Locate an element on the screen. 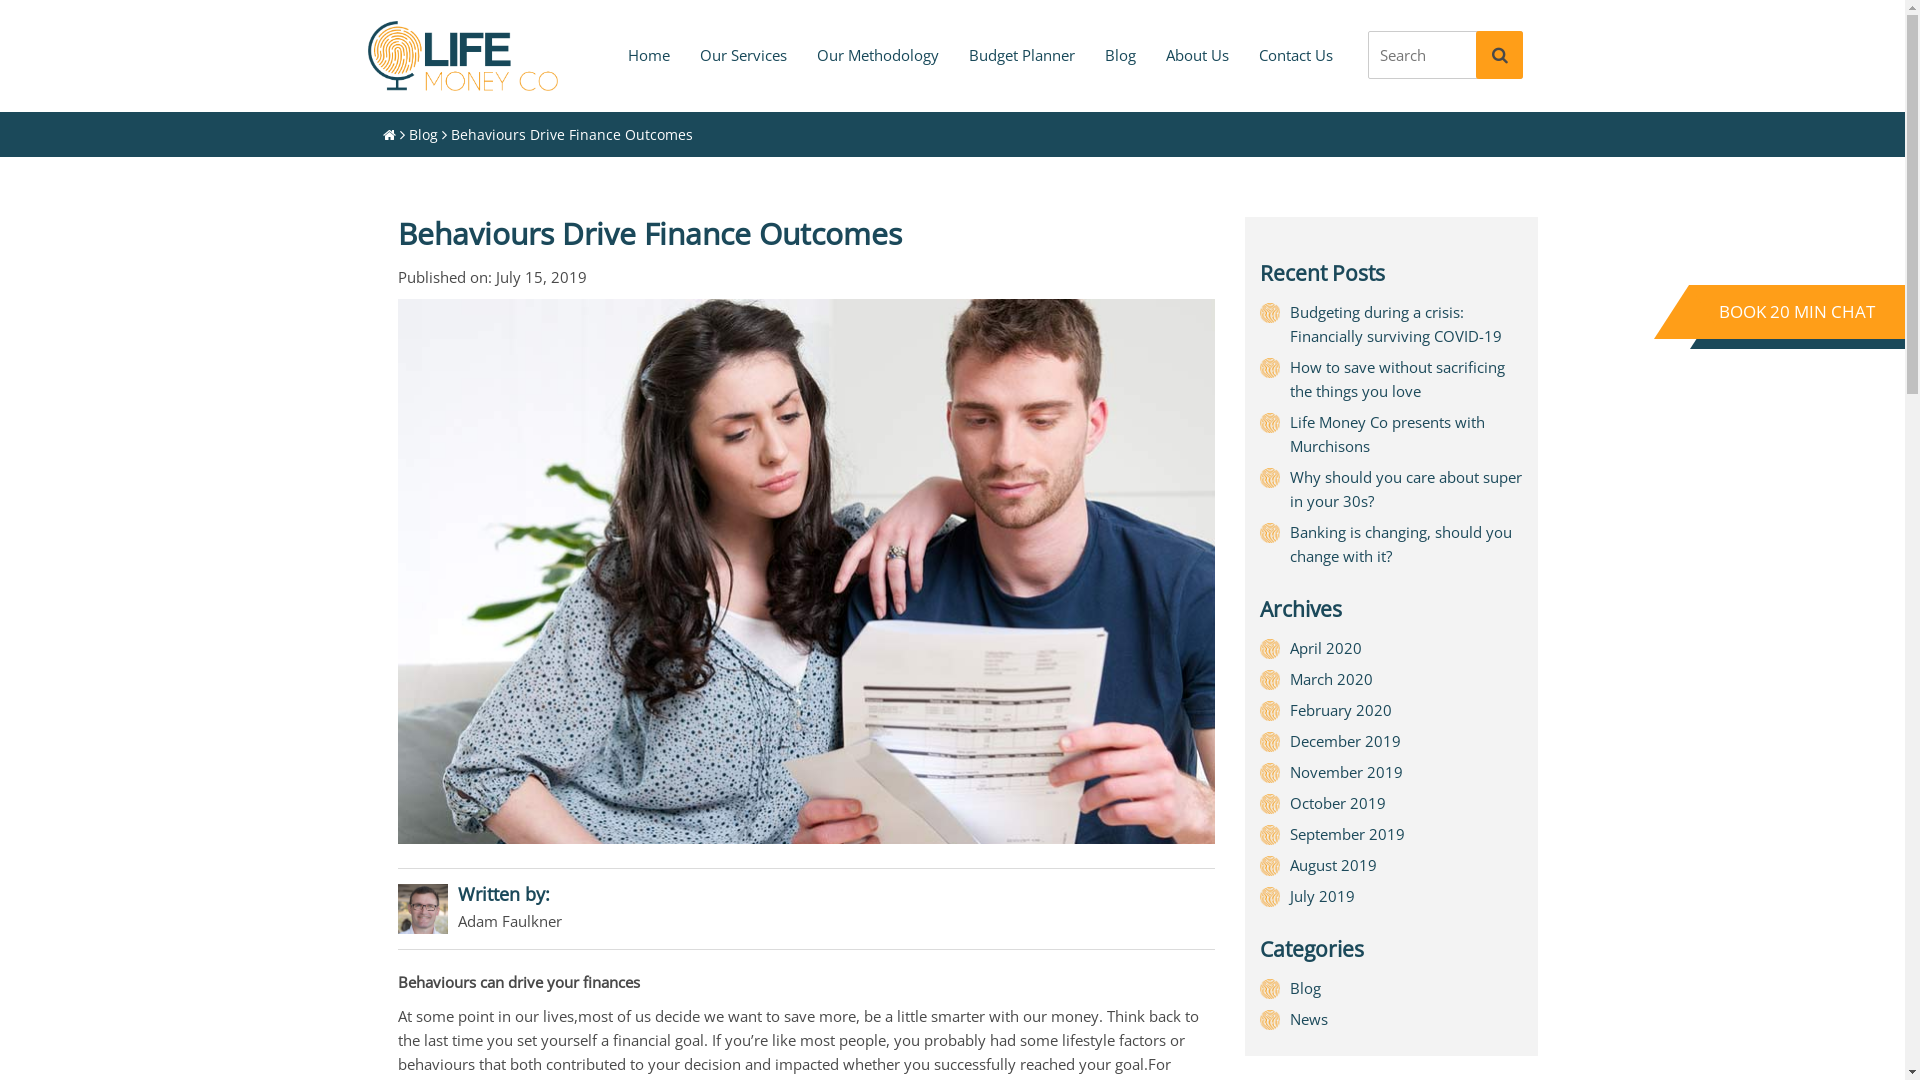 The height and width of the screenshot is (1080, 1920). 'Budgeting during a crisis: Financially surviving COVID-19' is located at coordinates (1395, 323).